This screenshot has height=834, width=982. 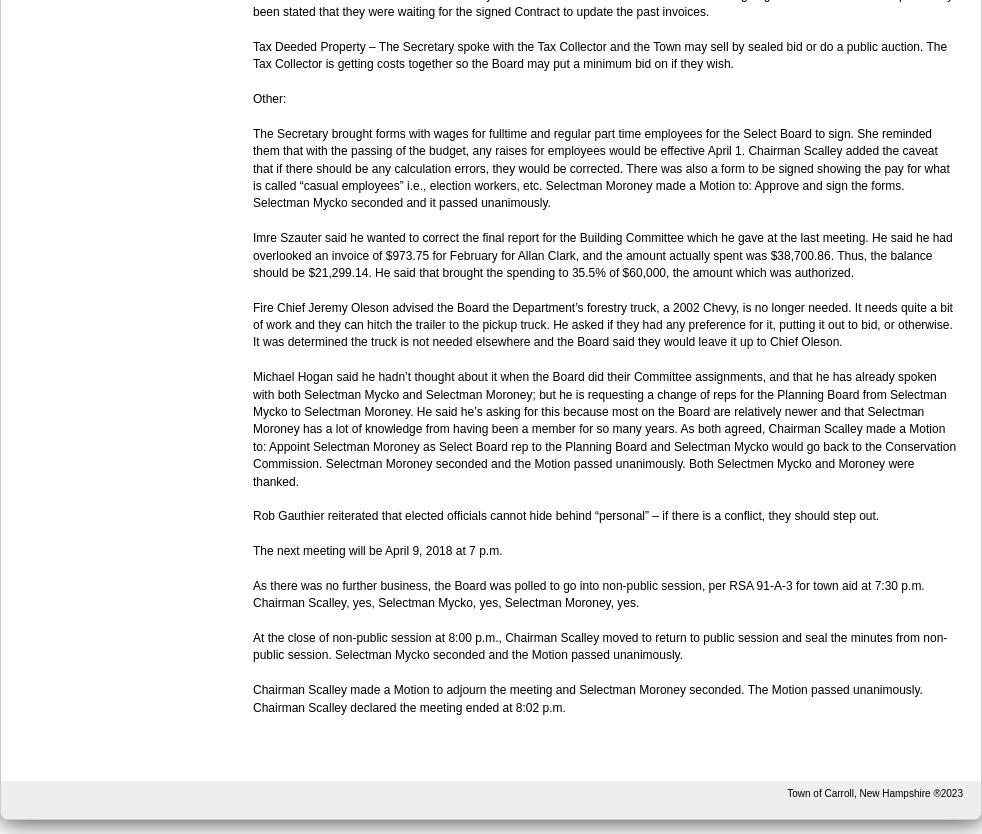 I want to click on 'Town of Carroll, New Hampshire ®2023', so click(x=874, y=792).